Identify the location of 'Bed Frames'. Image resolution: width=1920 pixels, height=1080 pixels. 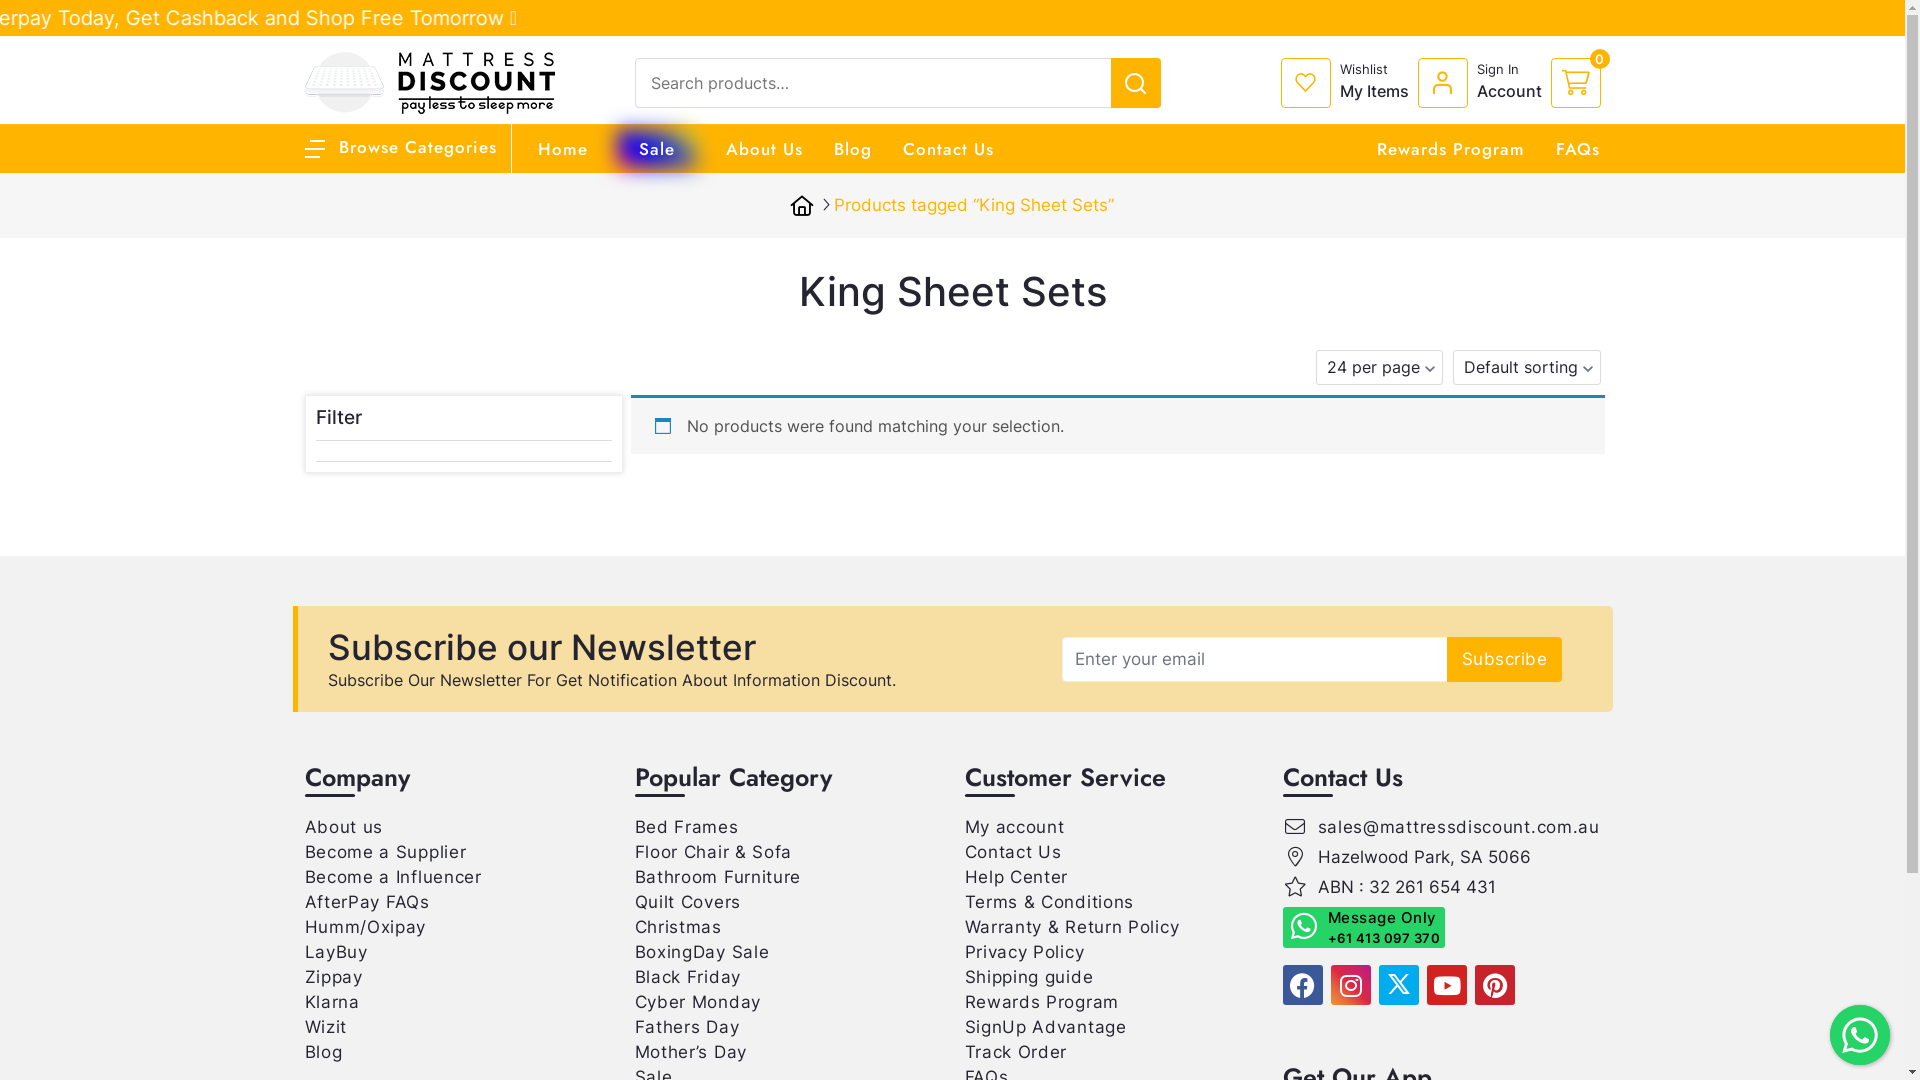
(686, 826).